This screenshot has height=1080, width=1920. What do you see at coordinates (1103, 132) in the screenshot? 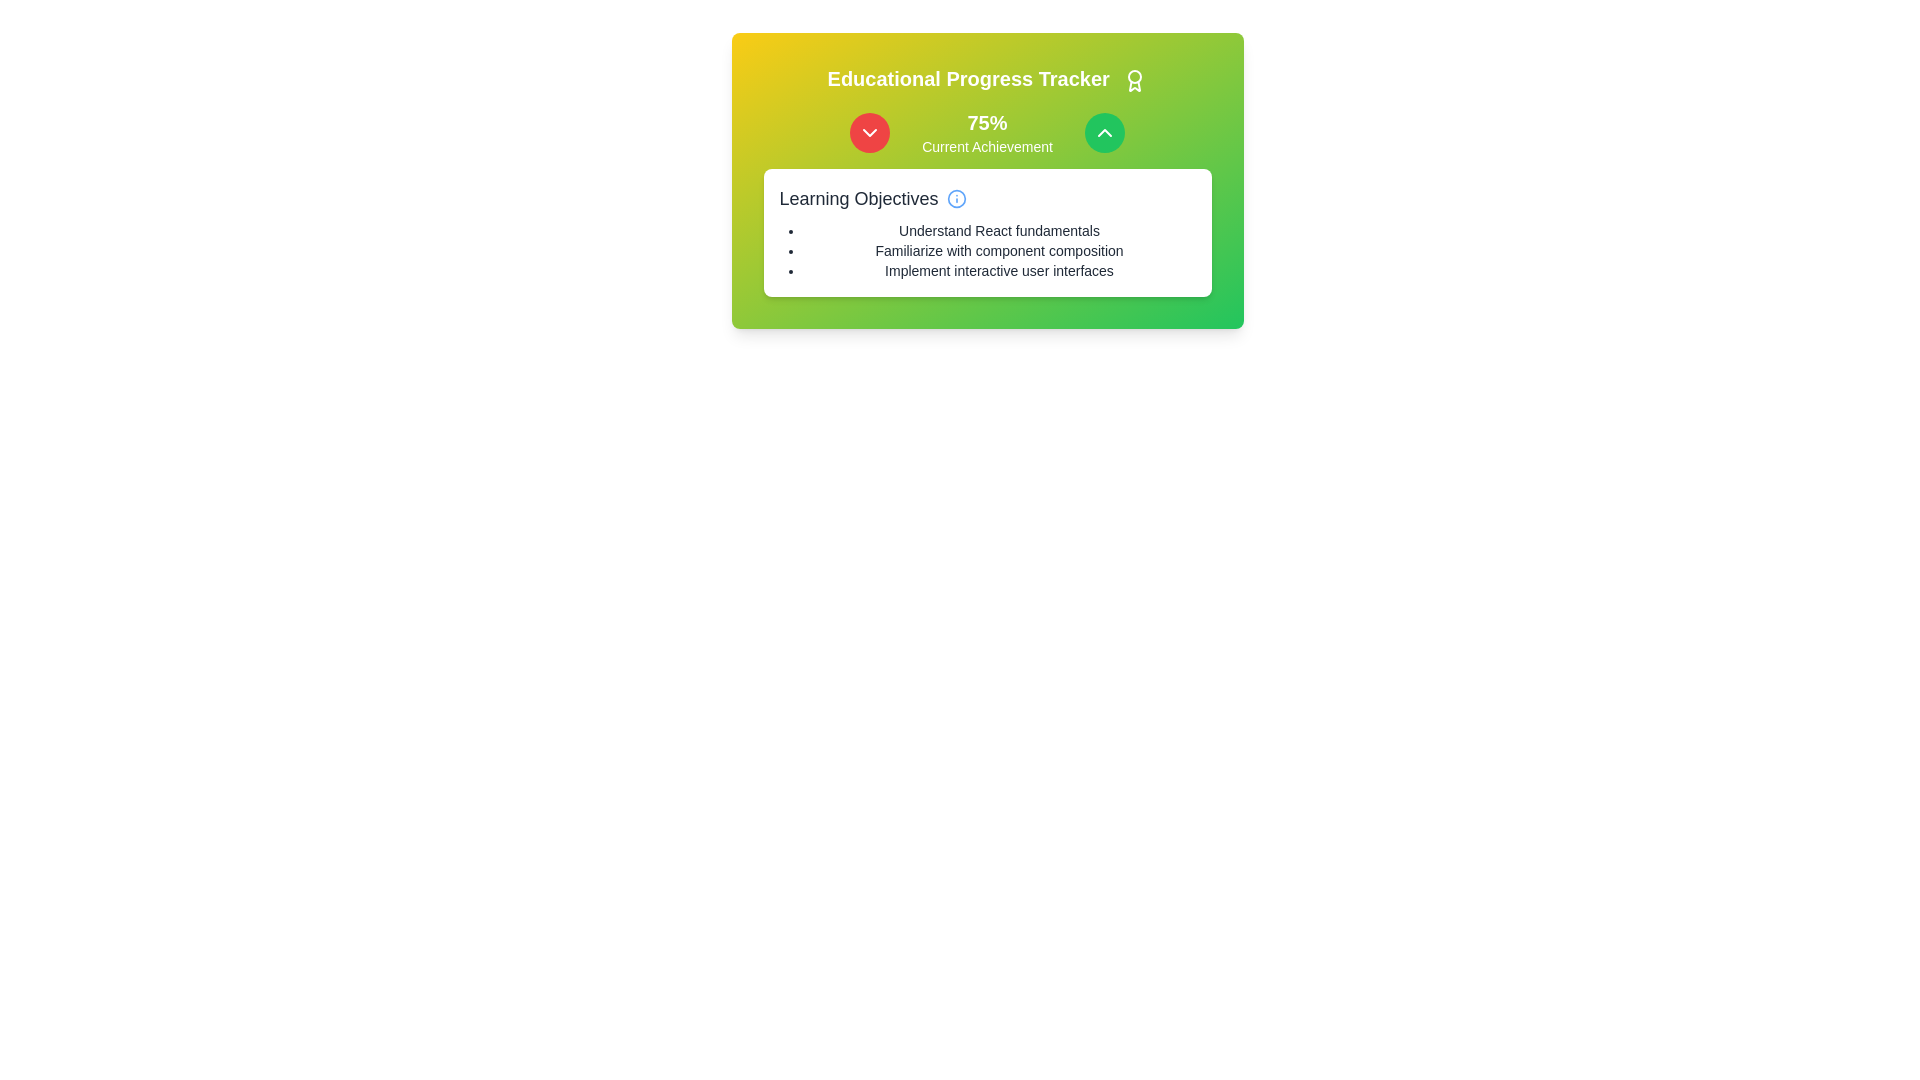
I see `the chevron-up icon within the green circular button located on the right side of the header section of the 'Educational Progress Tracker' card` at bounding box center [1103, 132].